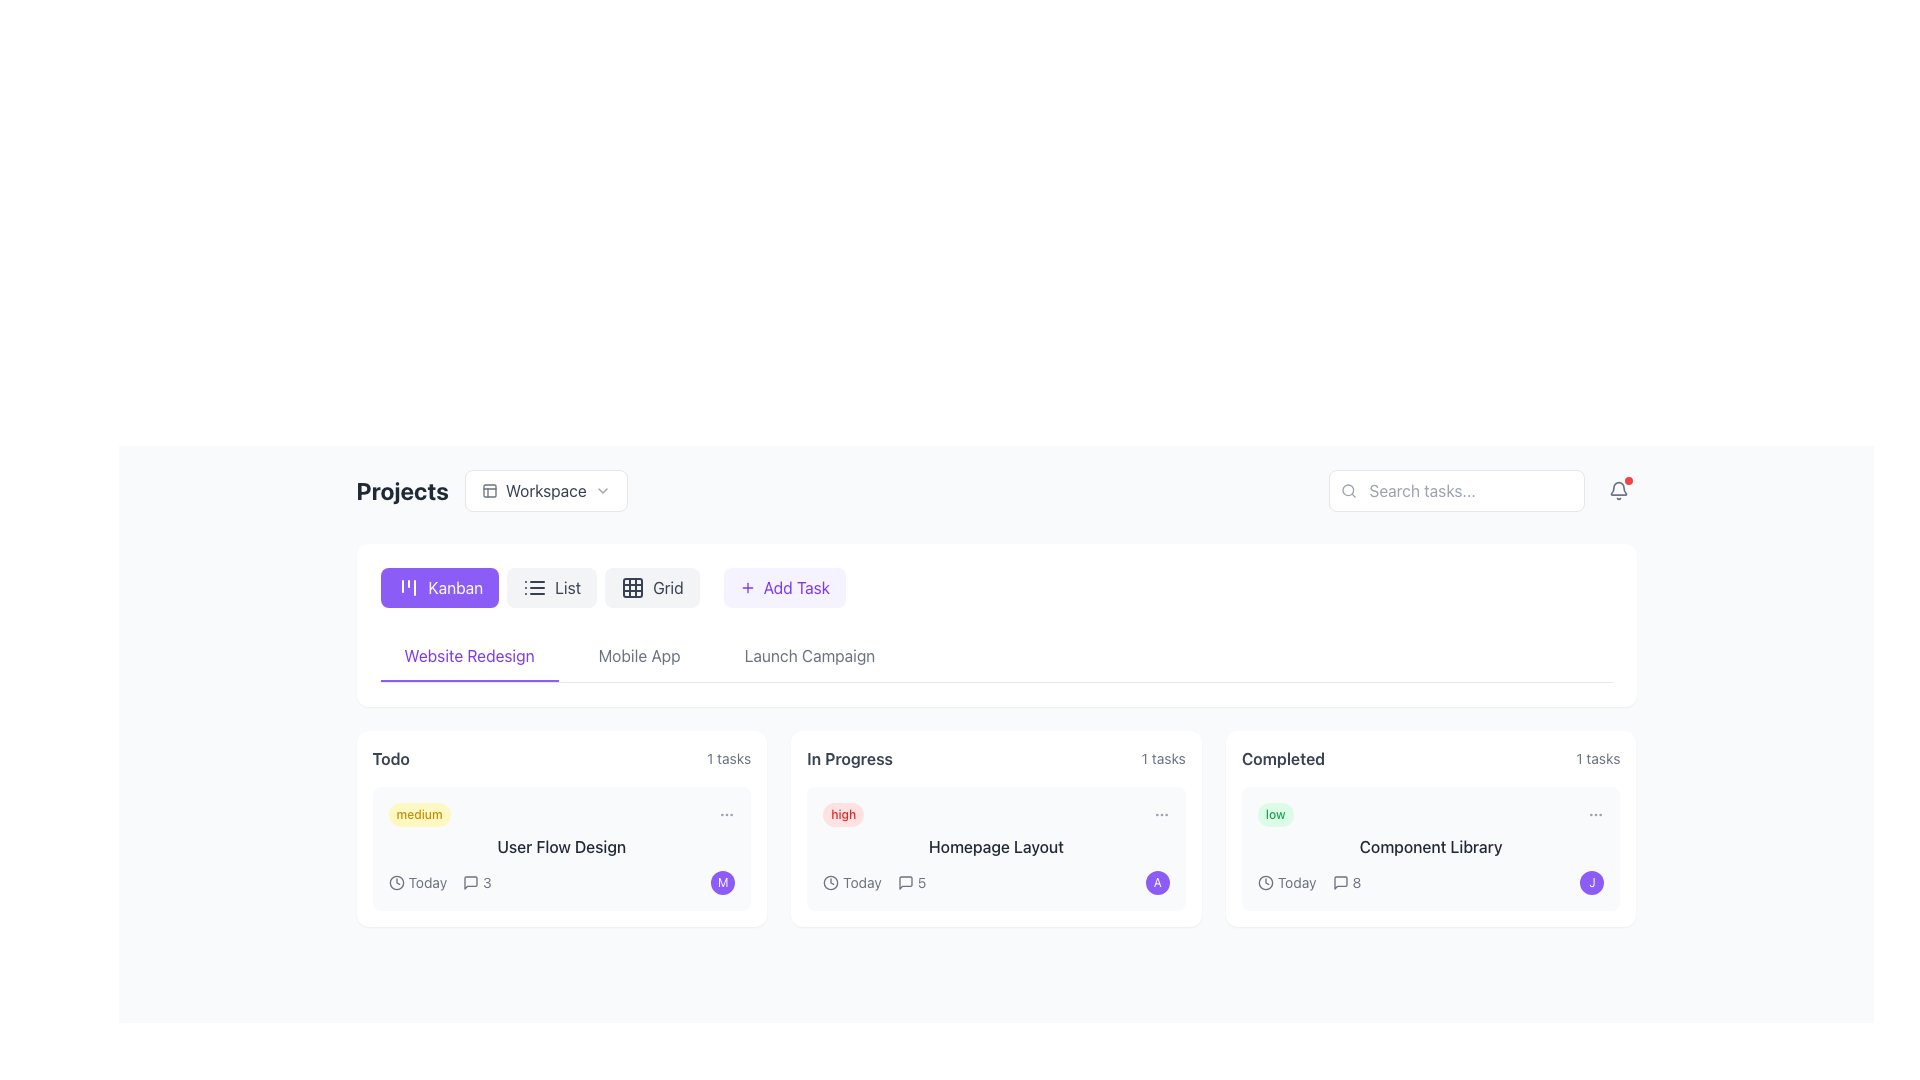  What do you see at coordinates (874, 882) in the screenshot?
I see `the 'Today' text label indicating a status of '5' located in the middle column under the 'In Progress' section of the 'Homepage Layout' task box` at bounding box center [874, 882].